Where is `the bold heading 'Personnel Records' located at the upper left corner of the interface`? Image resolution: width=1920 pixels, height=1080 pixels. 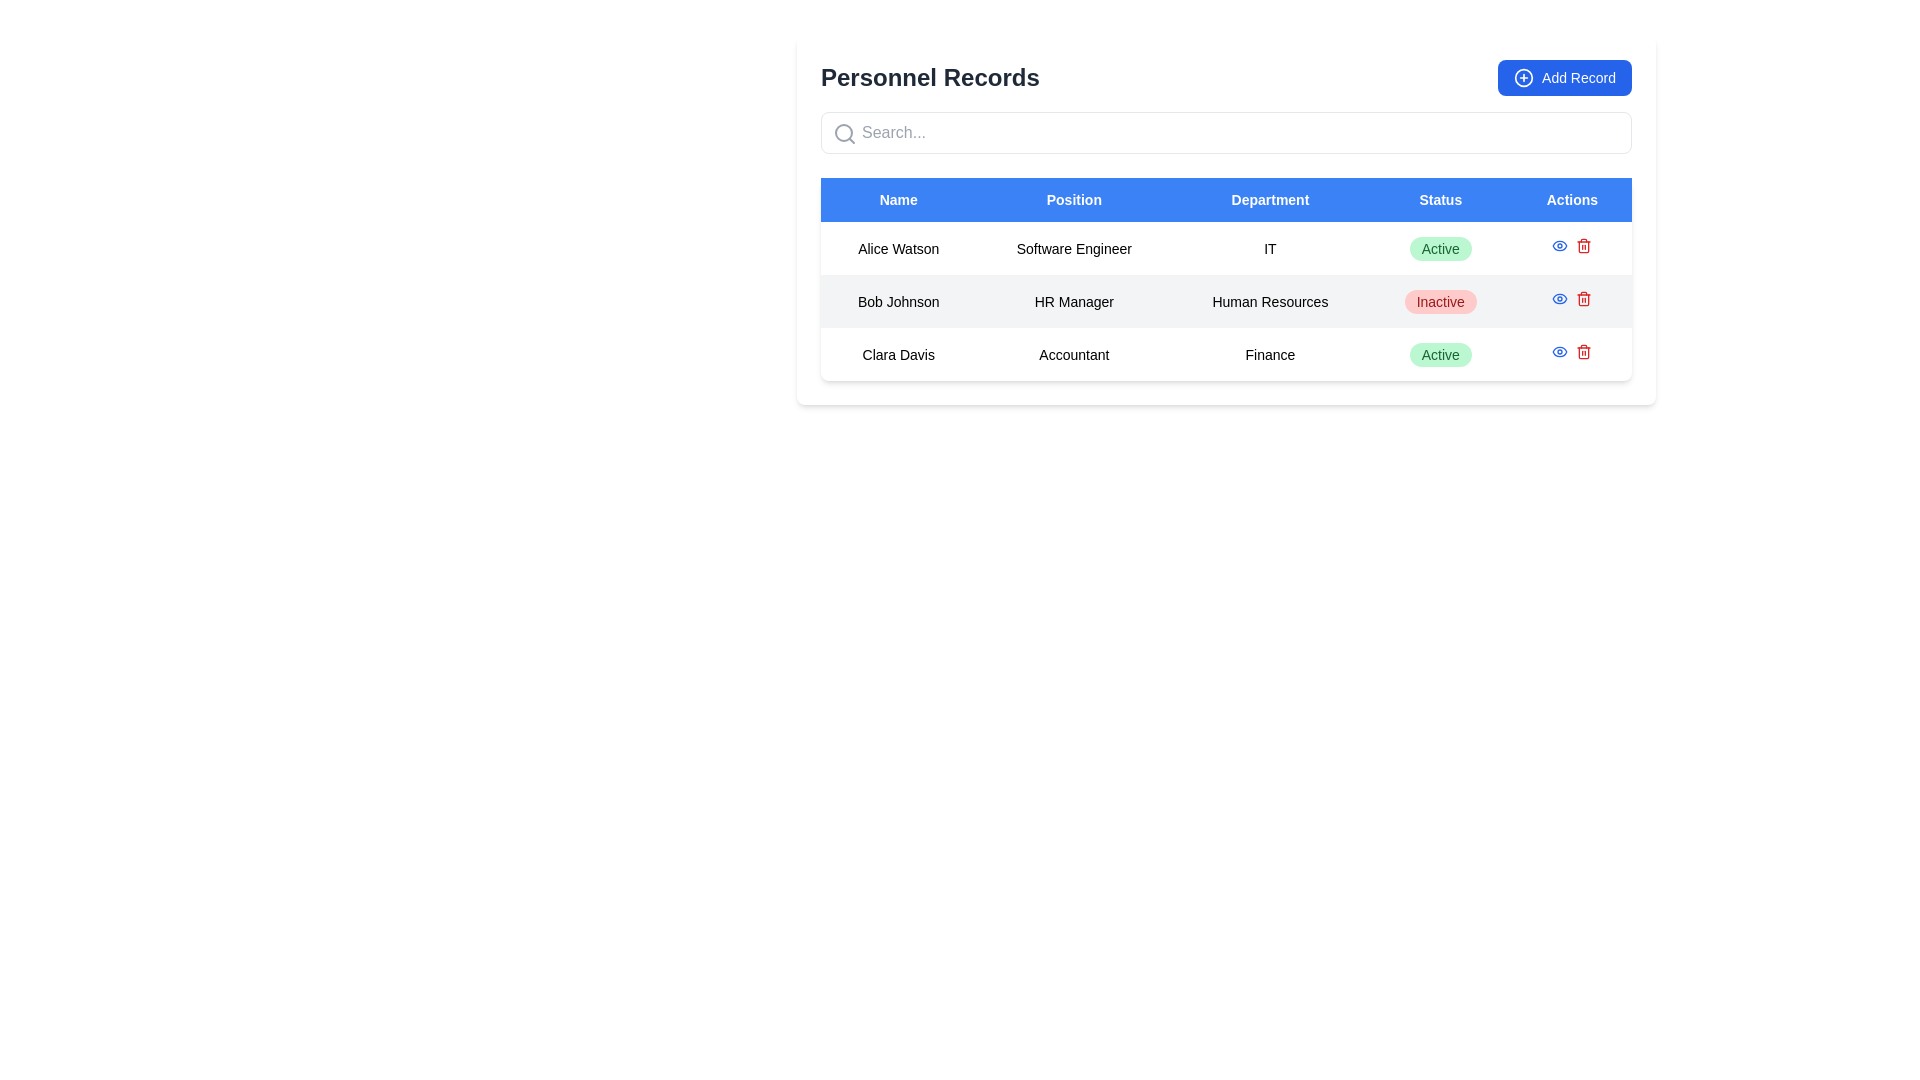 the bold heading 'Personnel Records' located at the upper left corner of the interface is located at coordinates (929, 76).